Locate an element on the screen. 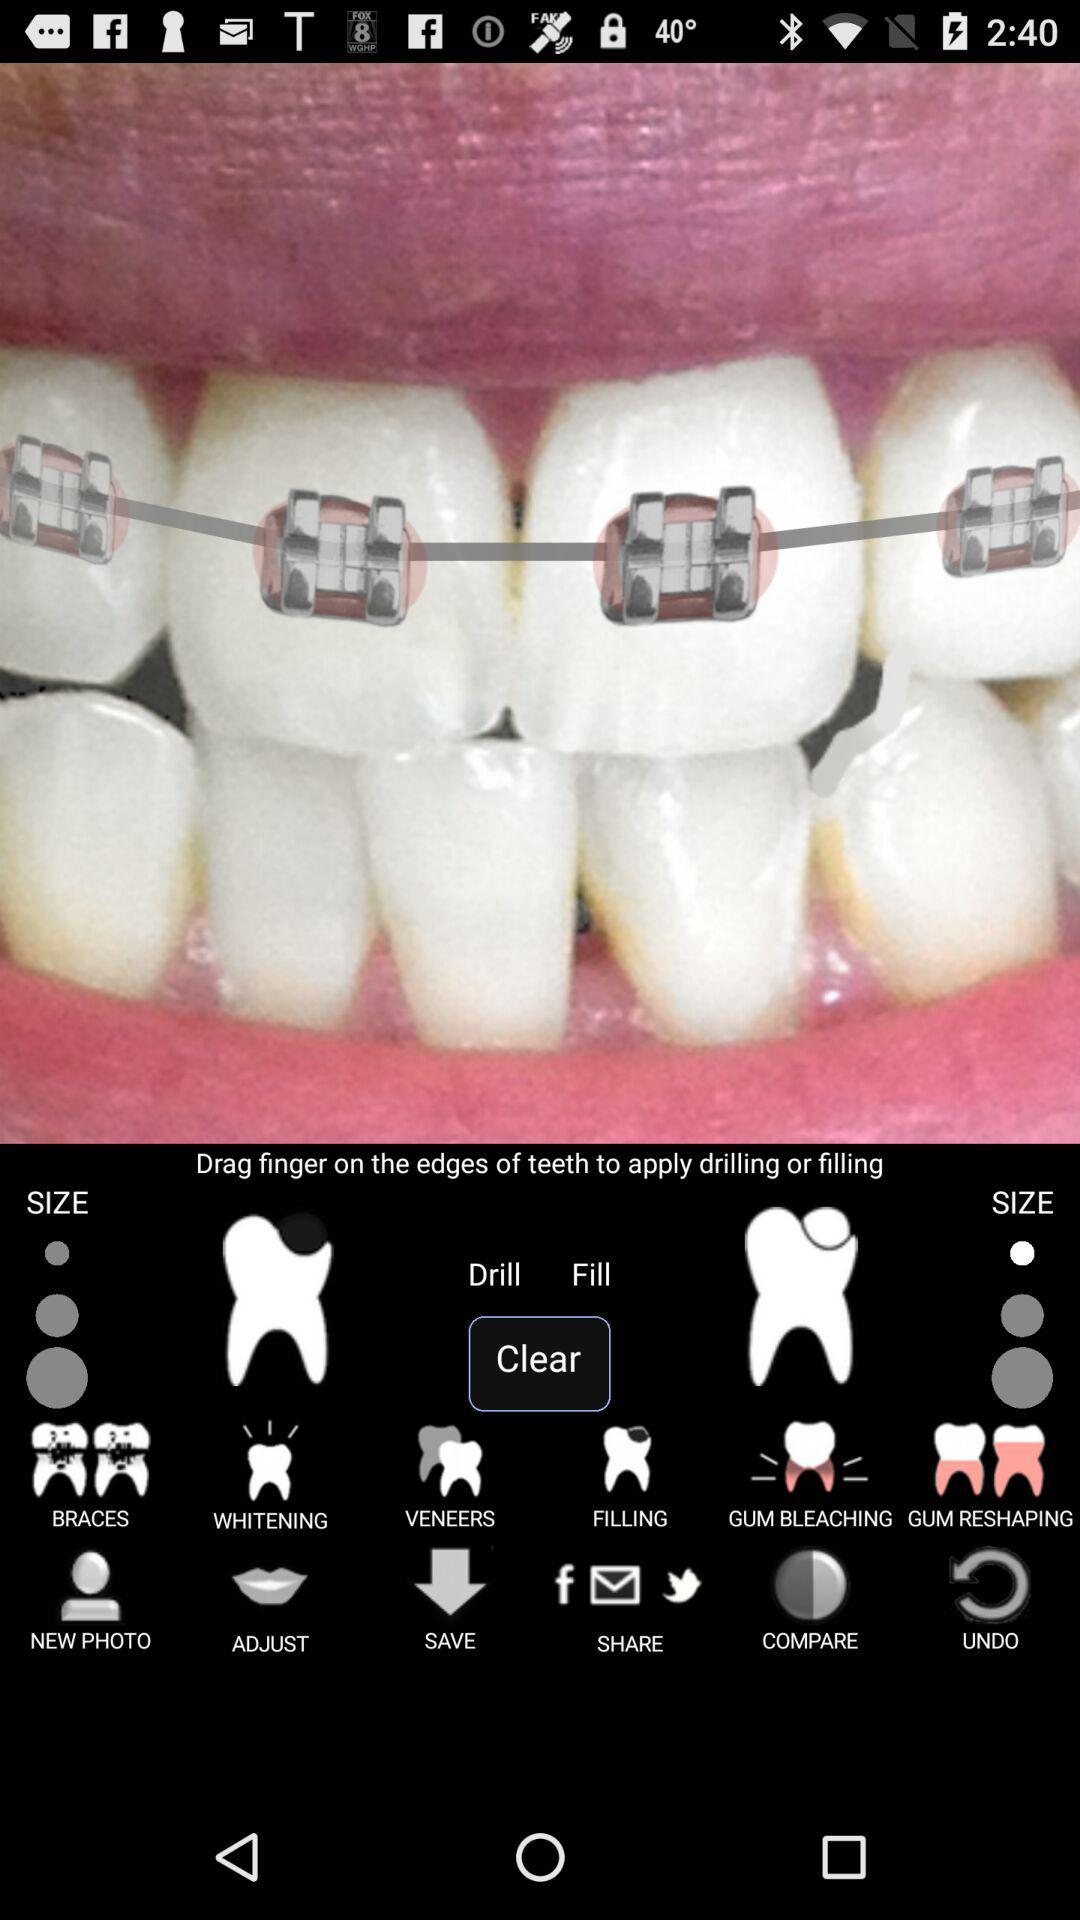 The height and width of the screenshot is (1920, 1080). indicates a tooth with a filling is located at coordinates (800, 1296).